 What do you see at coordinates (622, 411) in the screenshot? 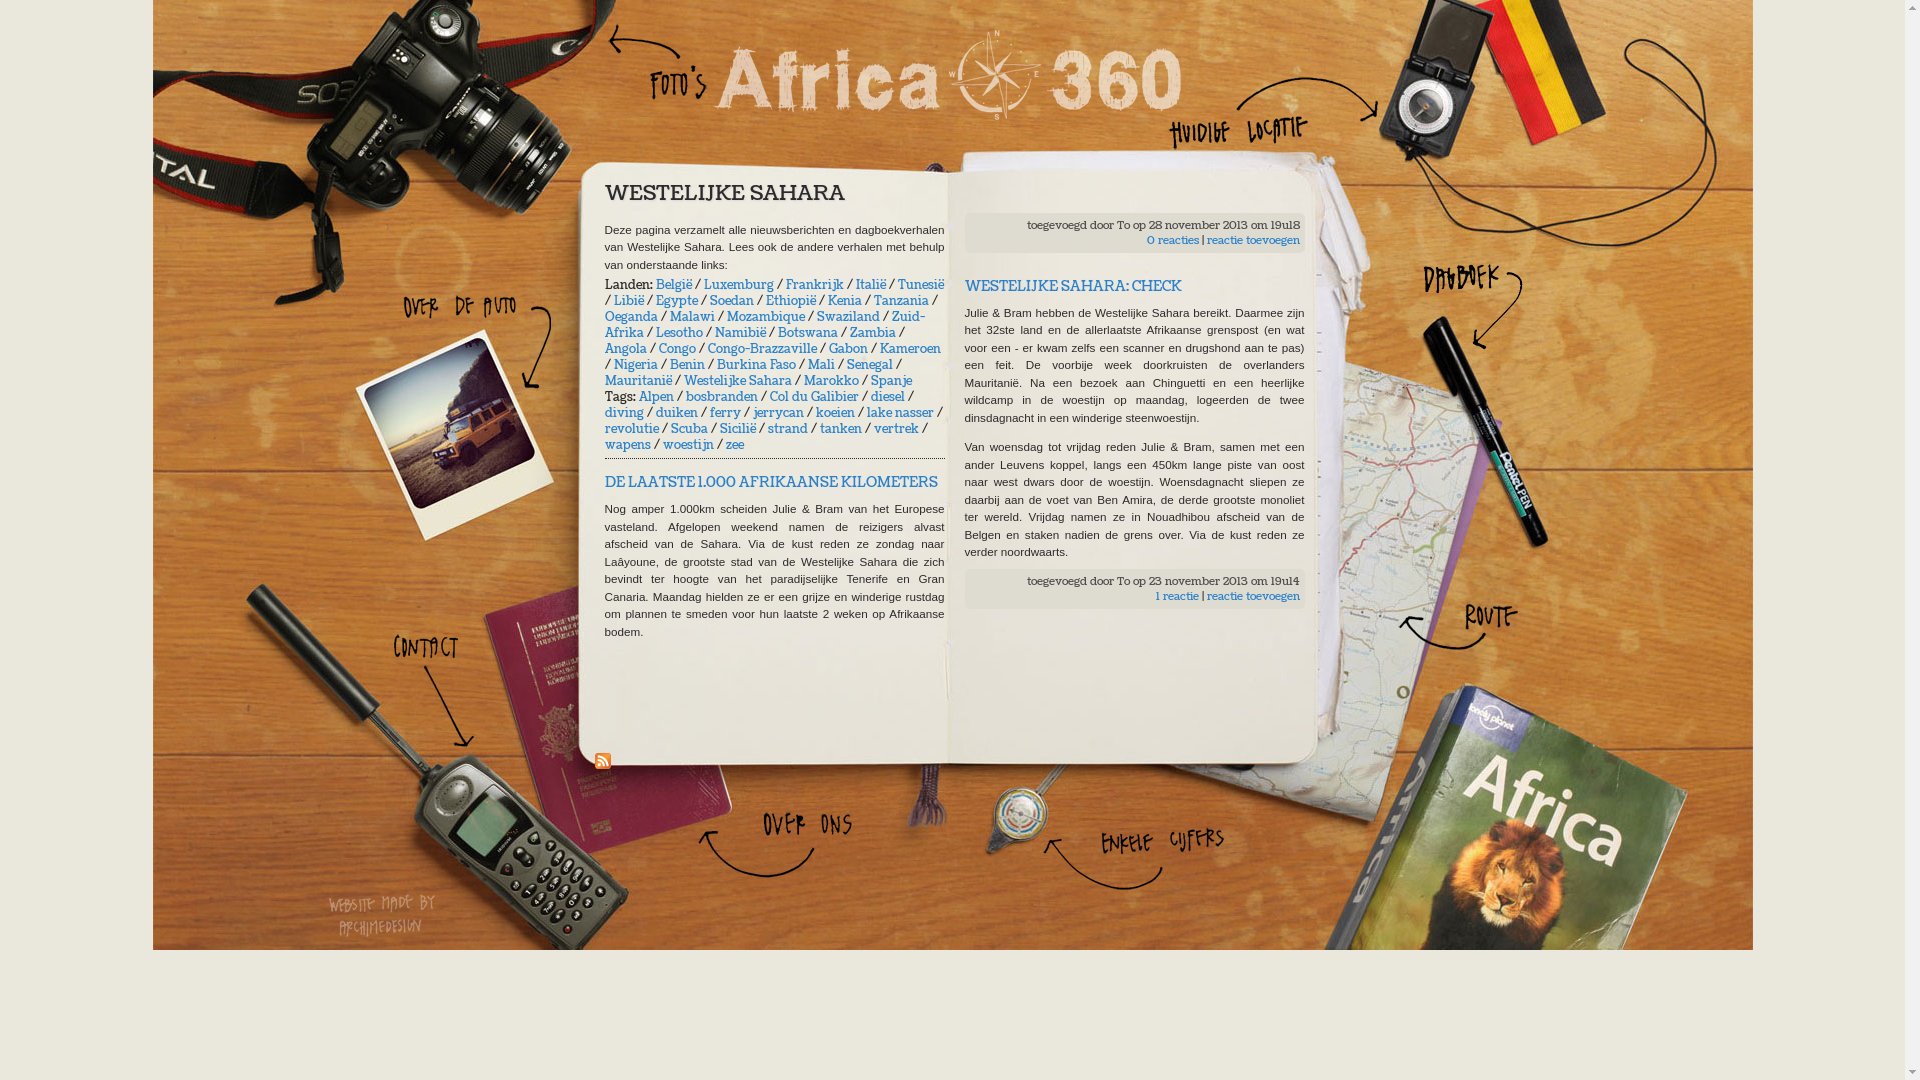
I see `'diving'` at bounding box center [622, 411].